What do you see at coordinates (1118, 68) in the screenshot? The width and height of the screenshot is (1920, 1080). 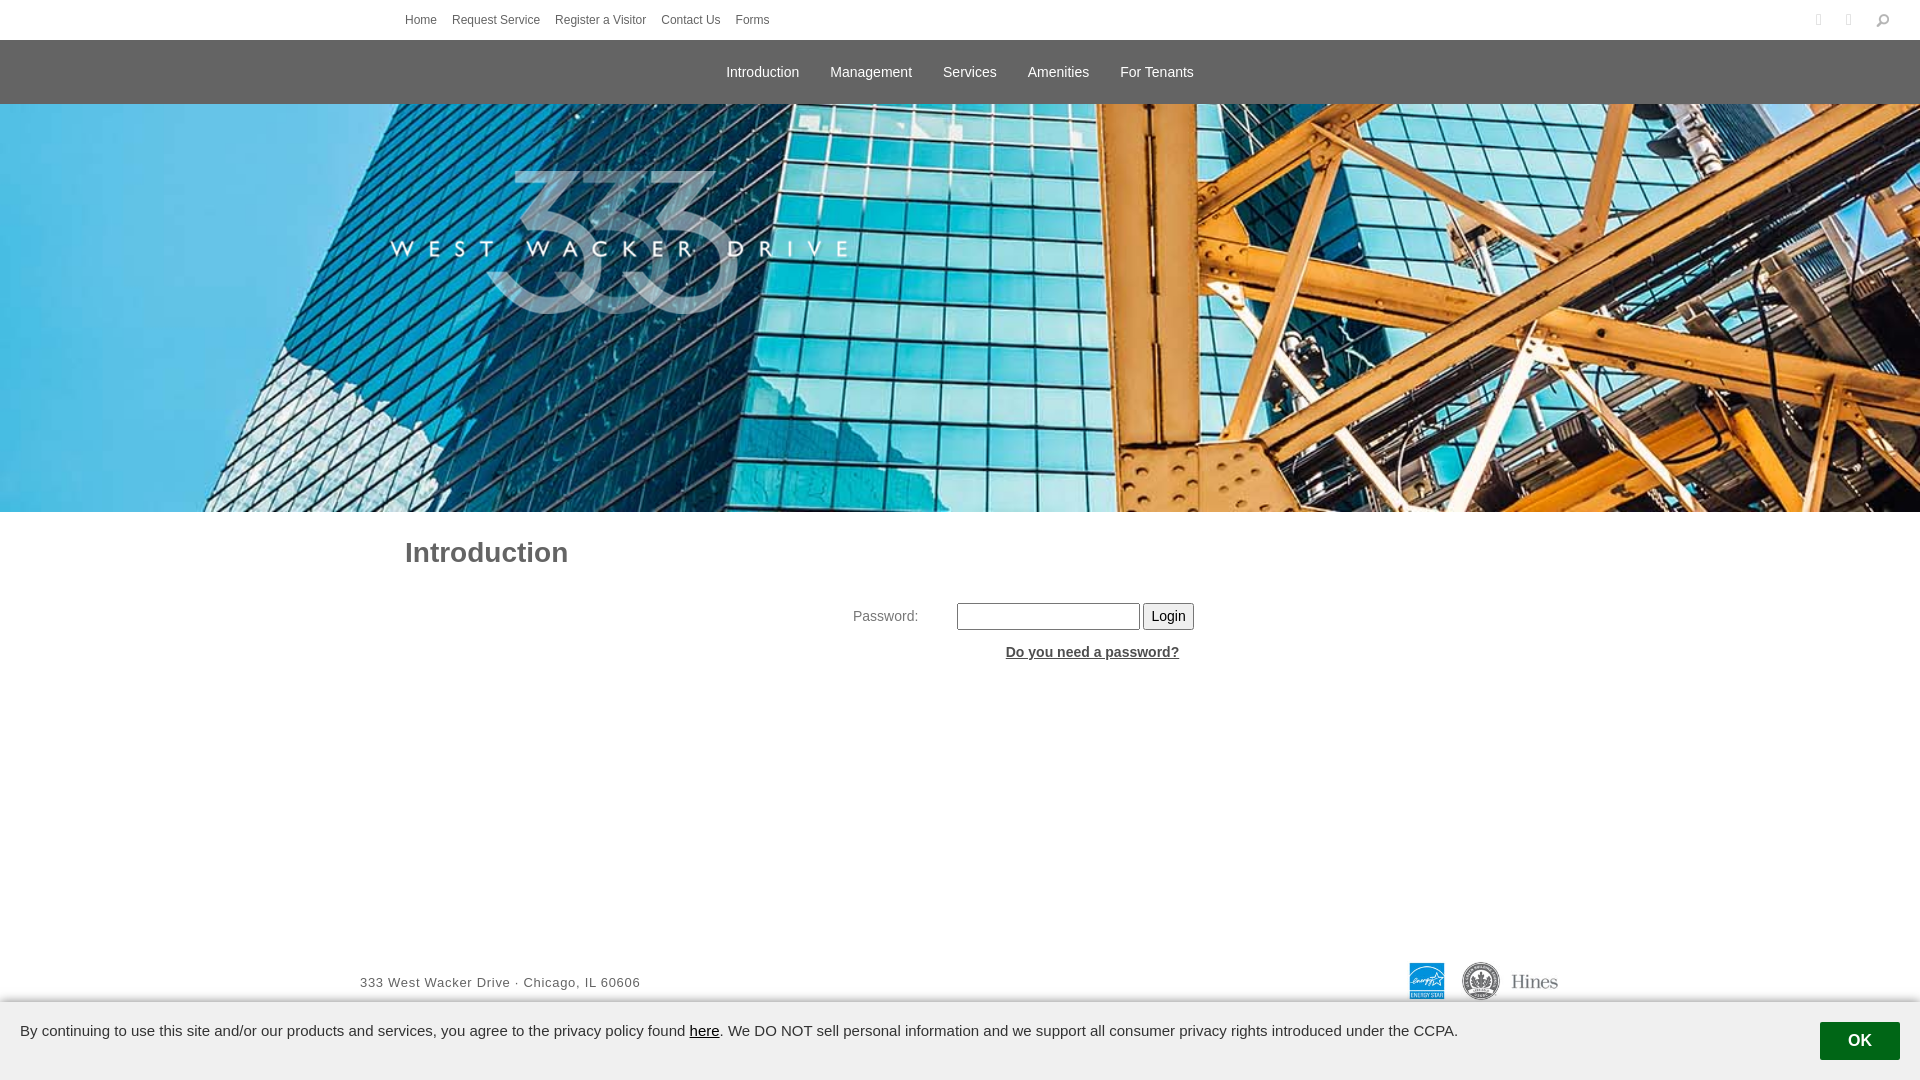 I see `'For Tenants'` at bounding box center [1118, 68].